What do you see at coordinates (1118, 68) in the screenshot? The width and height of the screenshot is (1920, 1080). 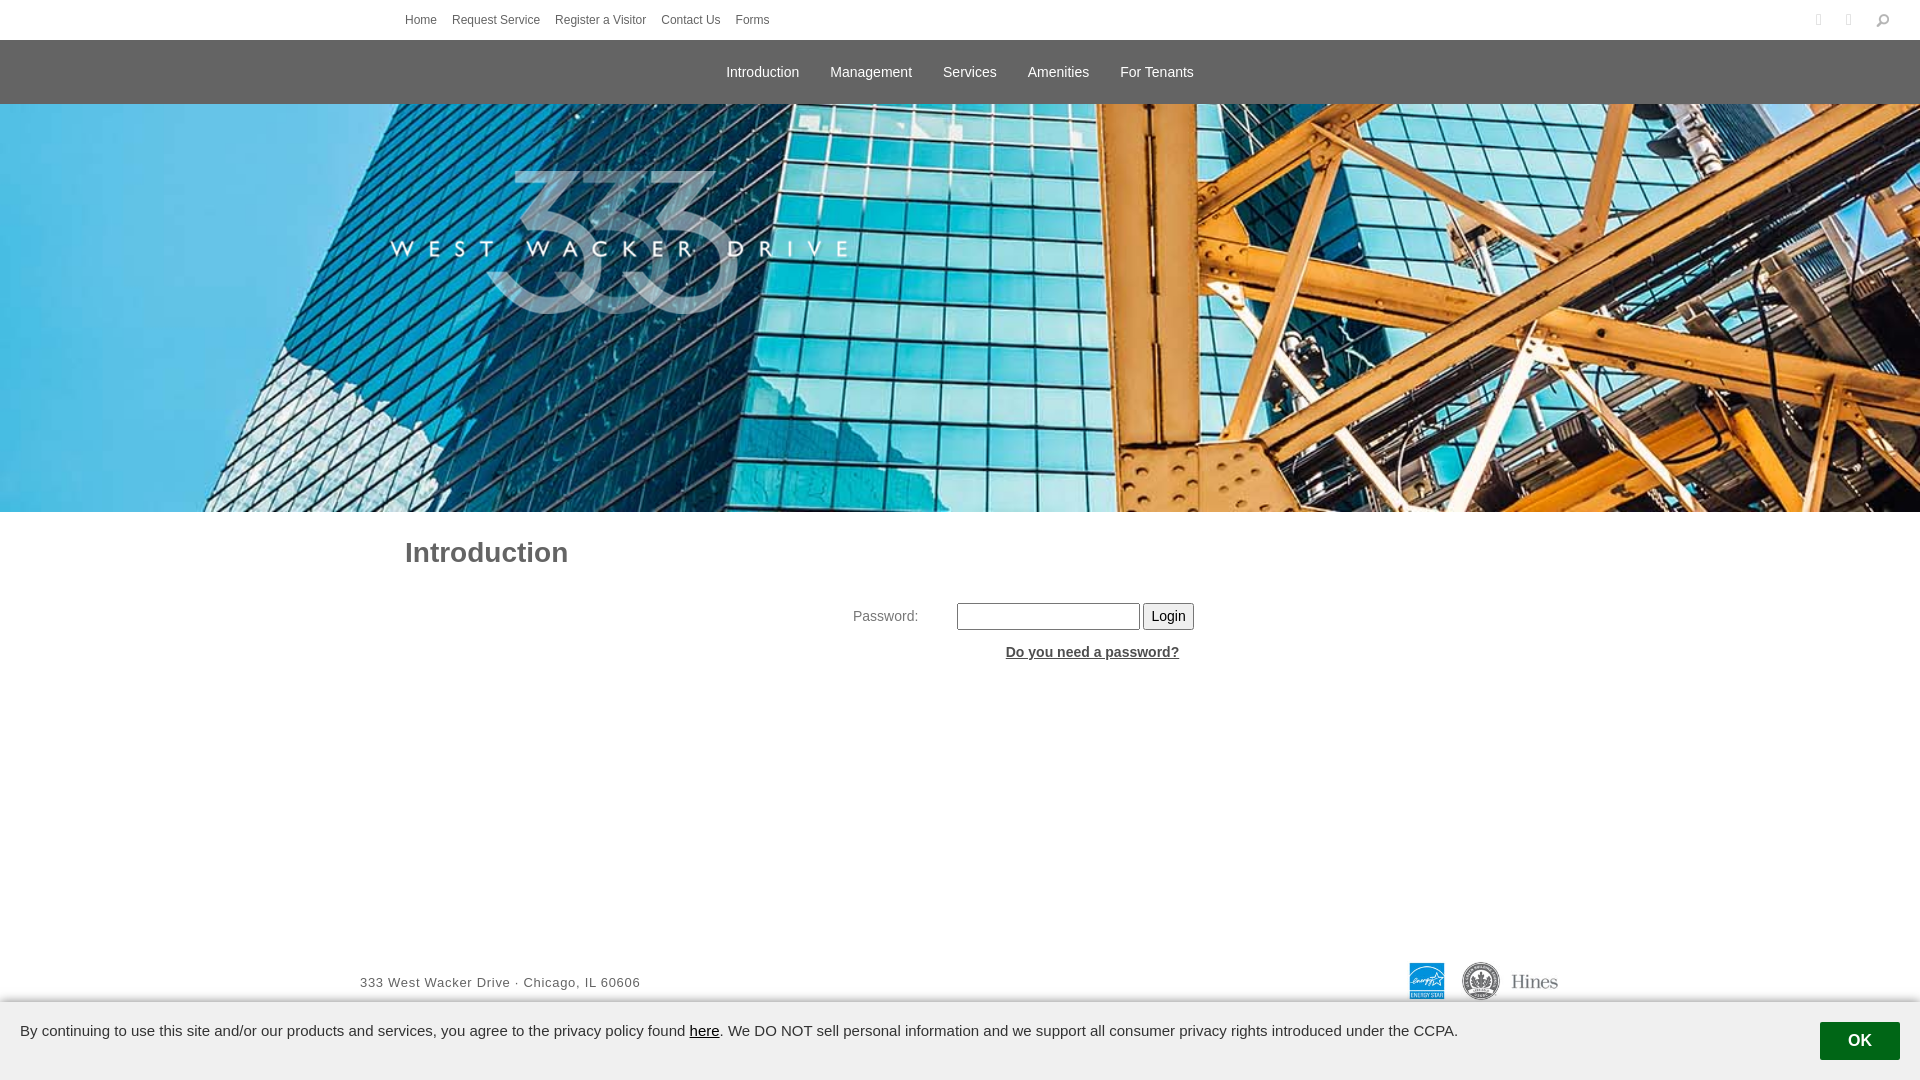 I see `'For Tenants'` at bounding box center [1118, 68].